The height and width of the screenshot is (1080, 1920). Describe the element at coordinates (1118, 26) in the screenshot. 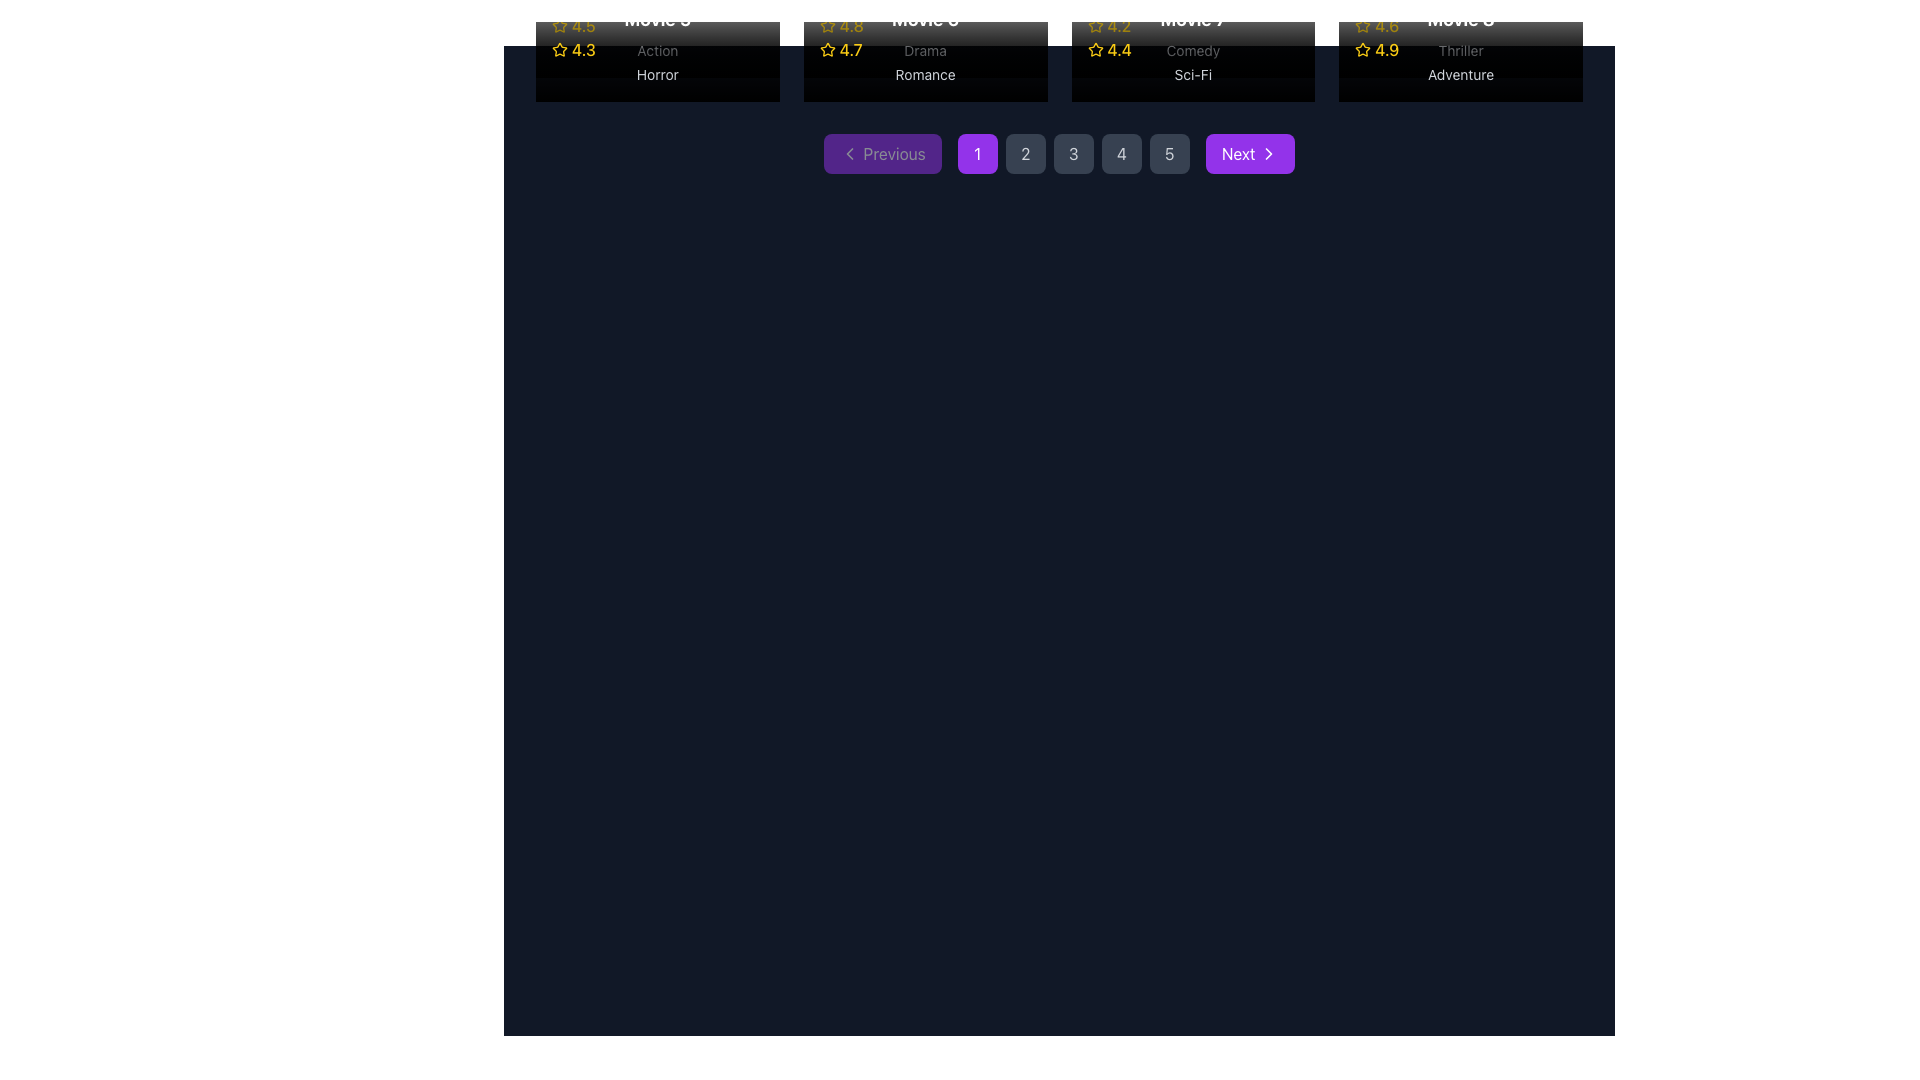

I see `numeric value '4.2' displayed in bold yellow font within the content group for 'Movie 9', which is part of a rating system adjacent to a yellow star icon` at that location.